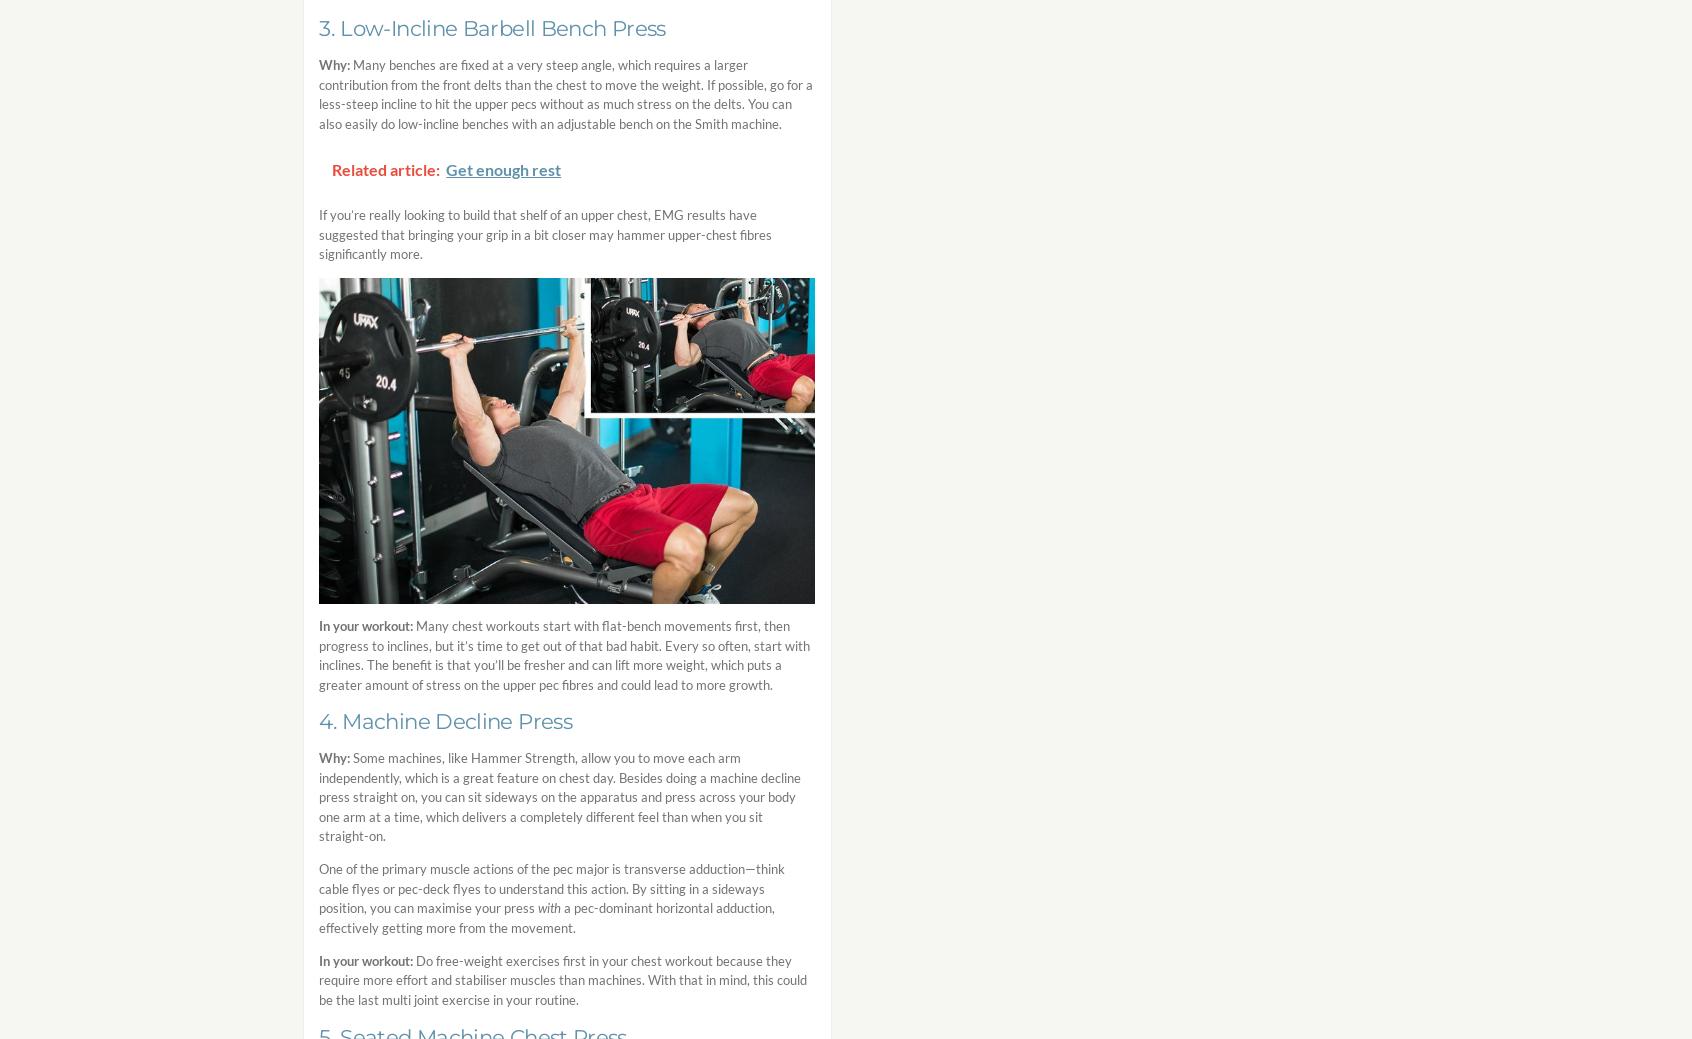  What do you see at coordinates (538, 907) in the screenshot?
I see `'with'` at bounding box center [538, 907].